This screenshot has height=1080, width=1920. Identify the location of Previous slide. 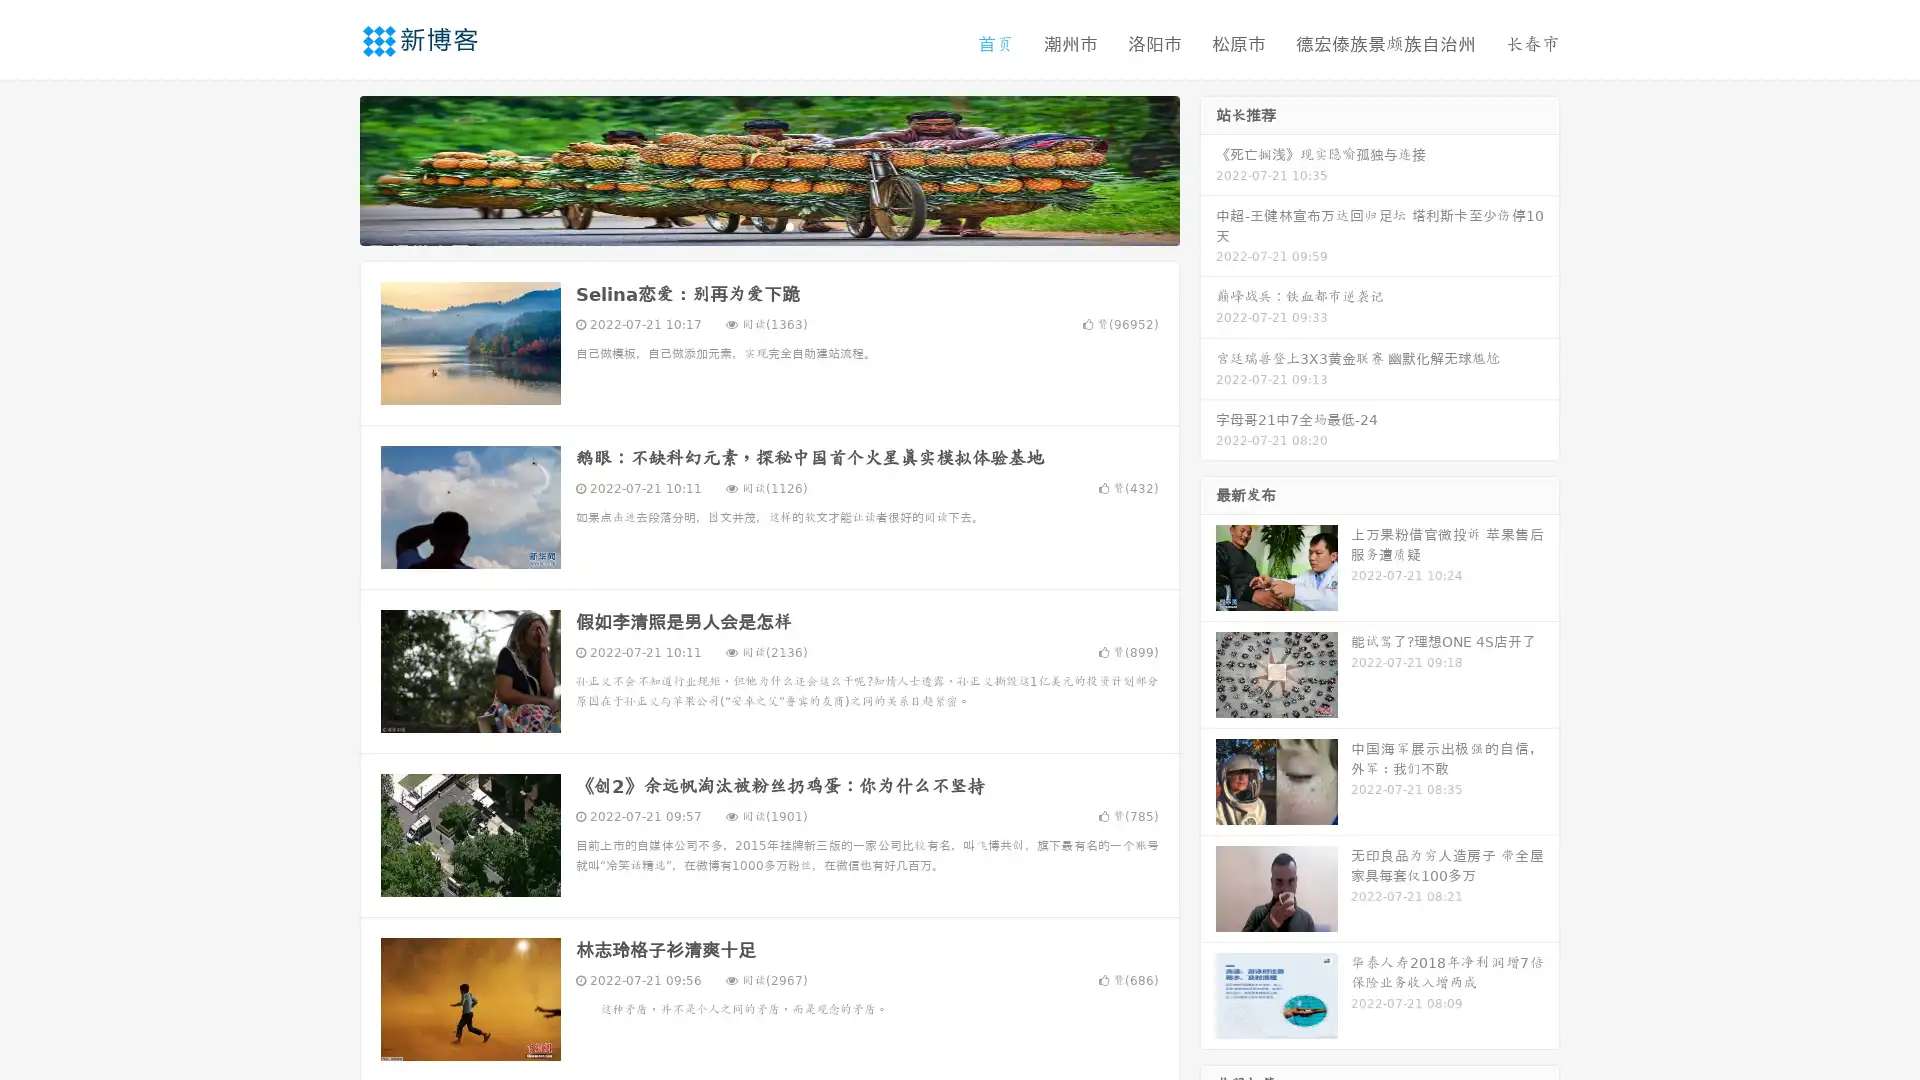
(330, 168).